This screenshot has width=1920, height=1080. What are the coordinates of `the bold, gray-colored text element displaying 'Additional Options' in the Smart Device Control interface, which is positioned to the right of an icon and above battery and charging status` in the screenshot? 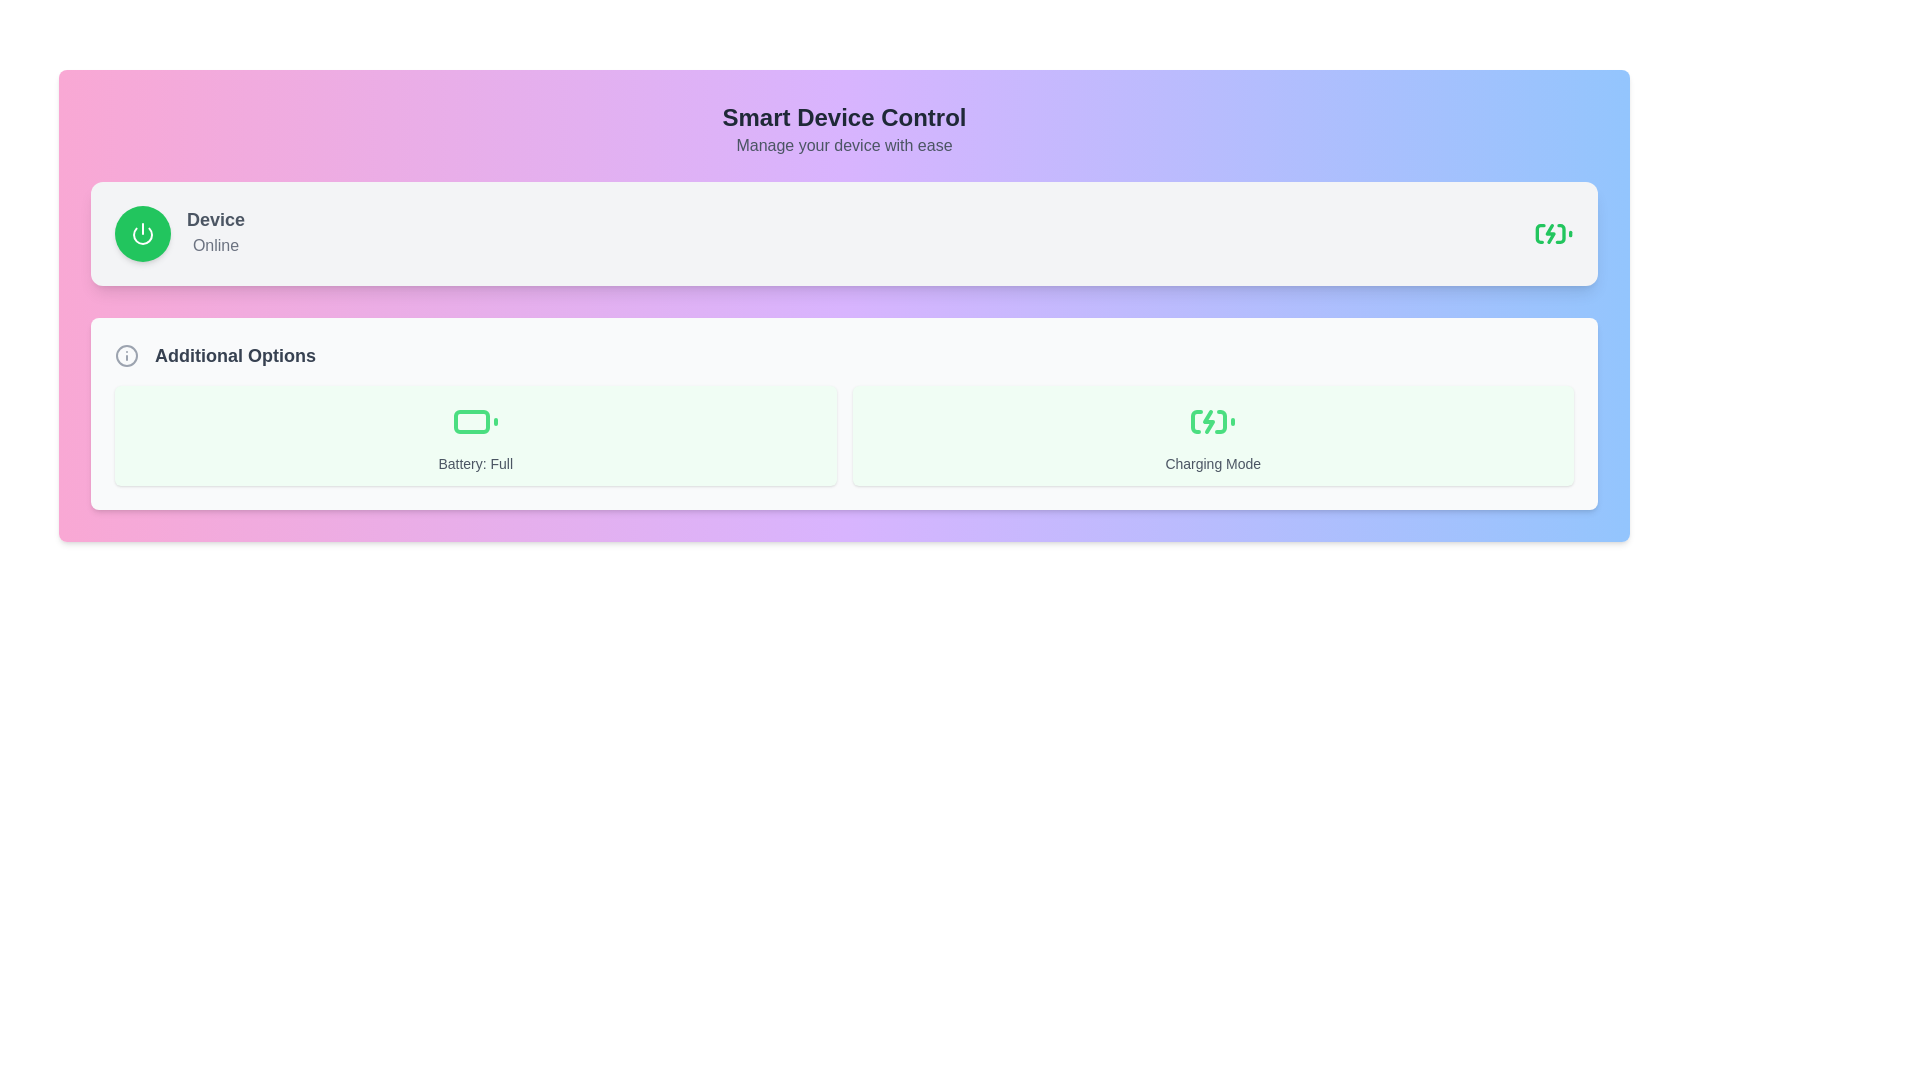 It's located at (235, 354).